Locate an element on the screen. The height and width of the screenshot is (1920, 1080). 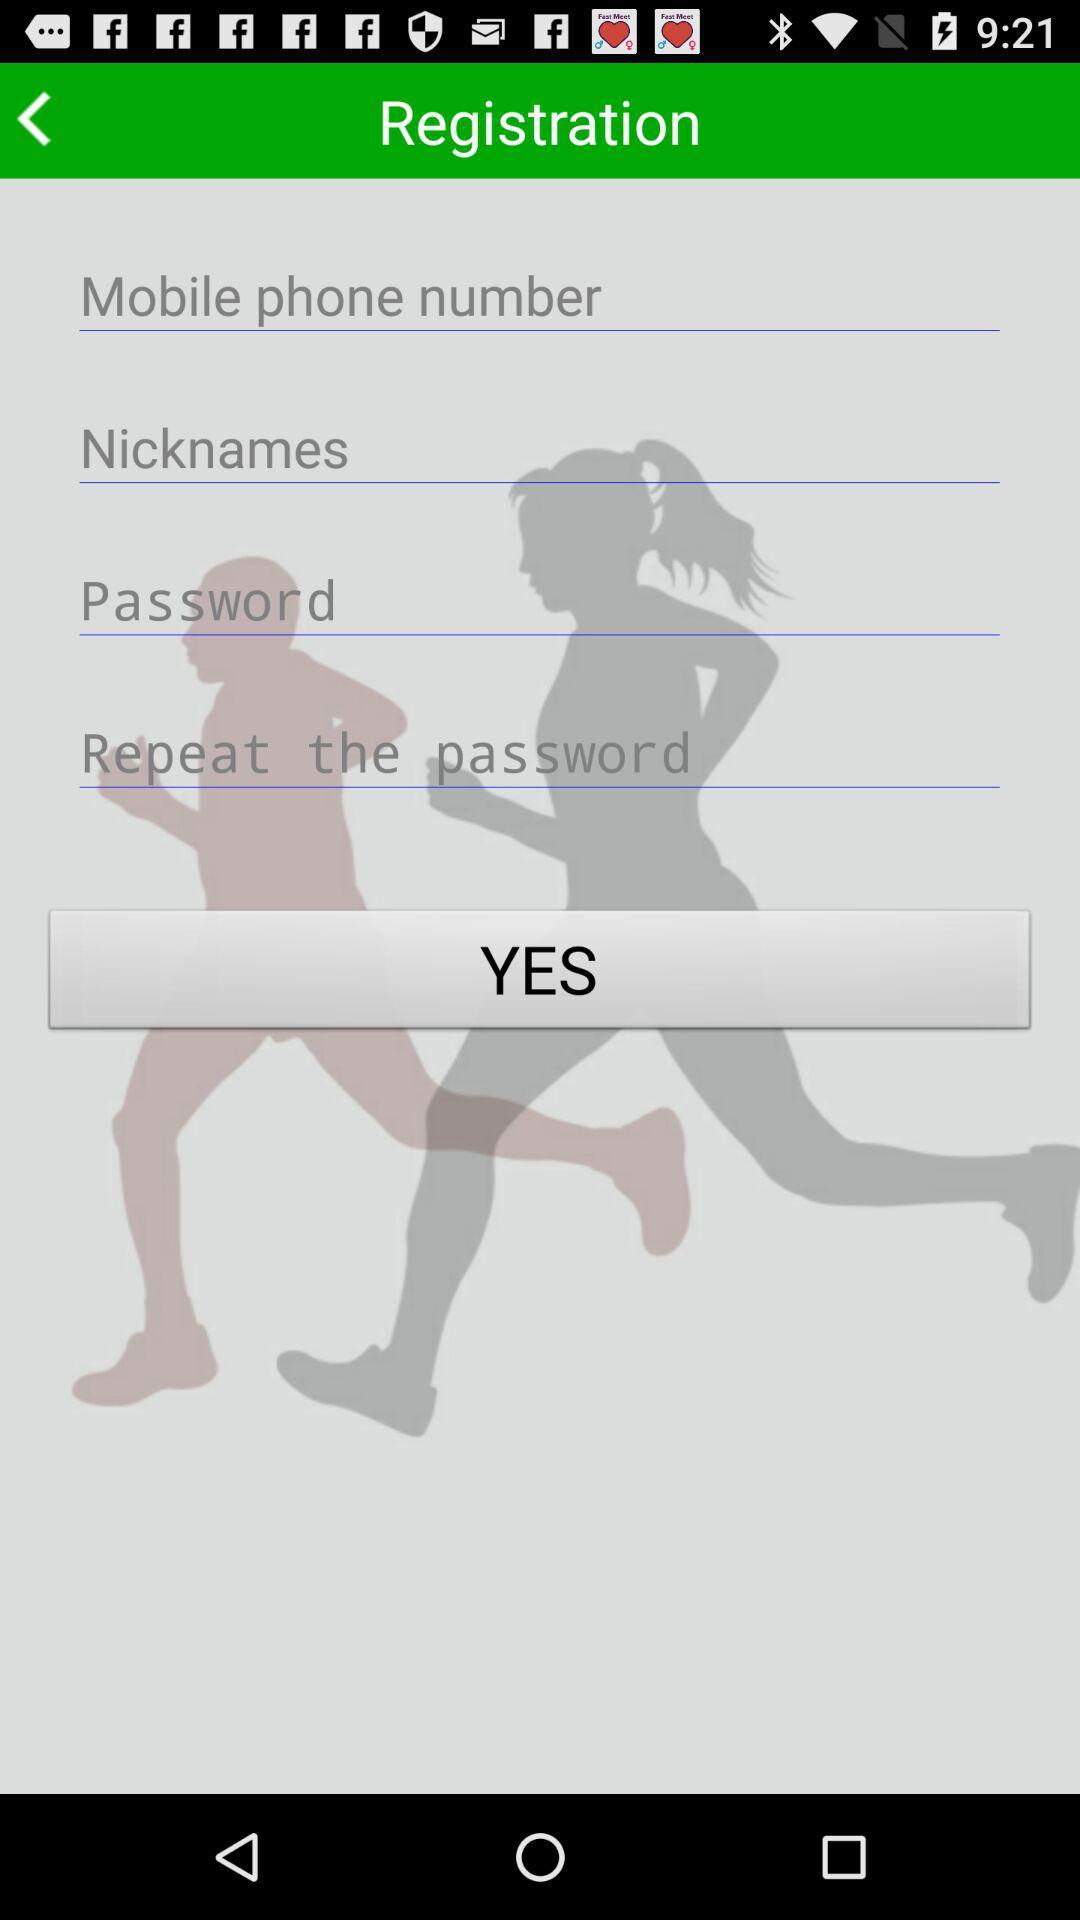
reenter password is located at coordinates (540, 750).